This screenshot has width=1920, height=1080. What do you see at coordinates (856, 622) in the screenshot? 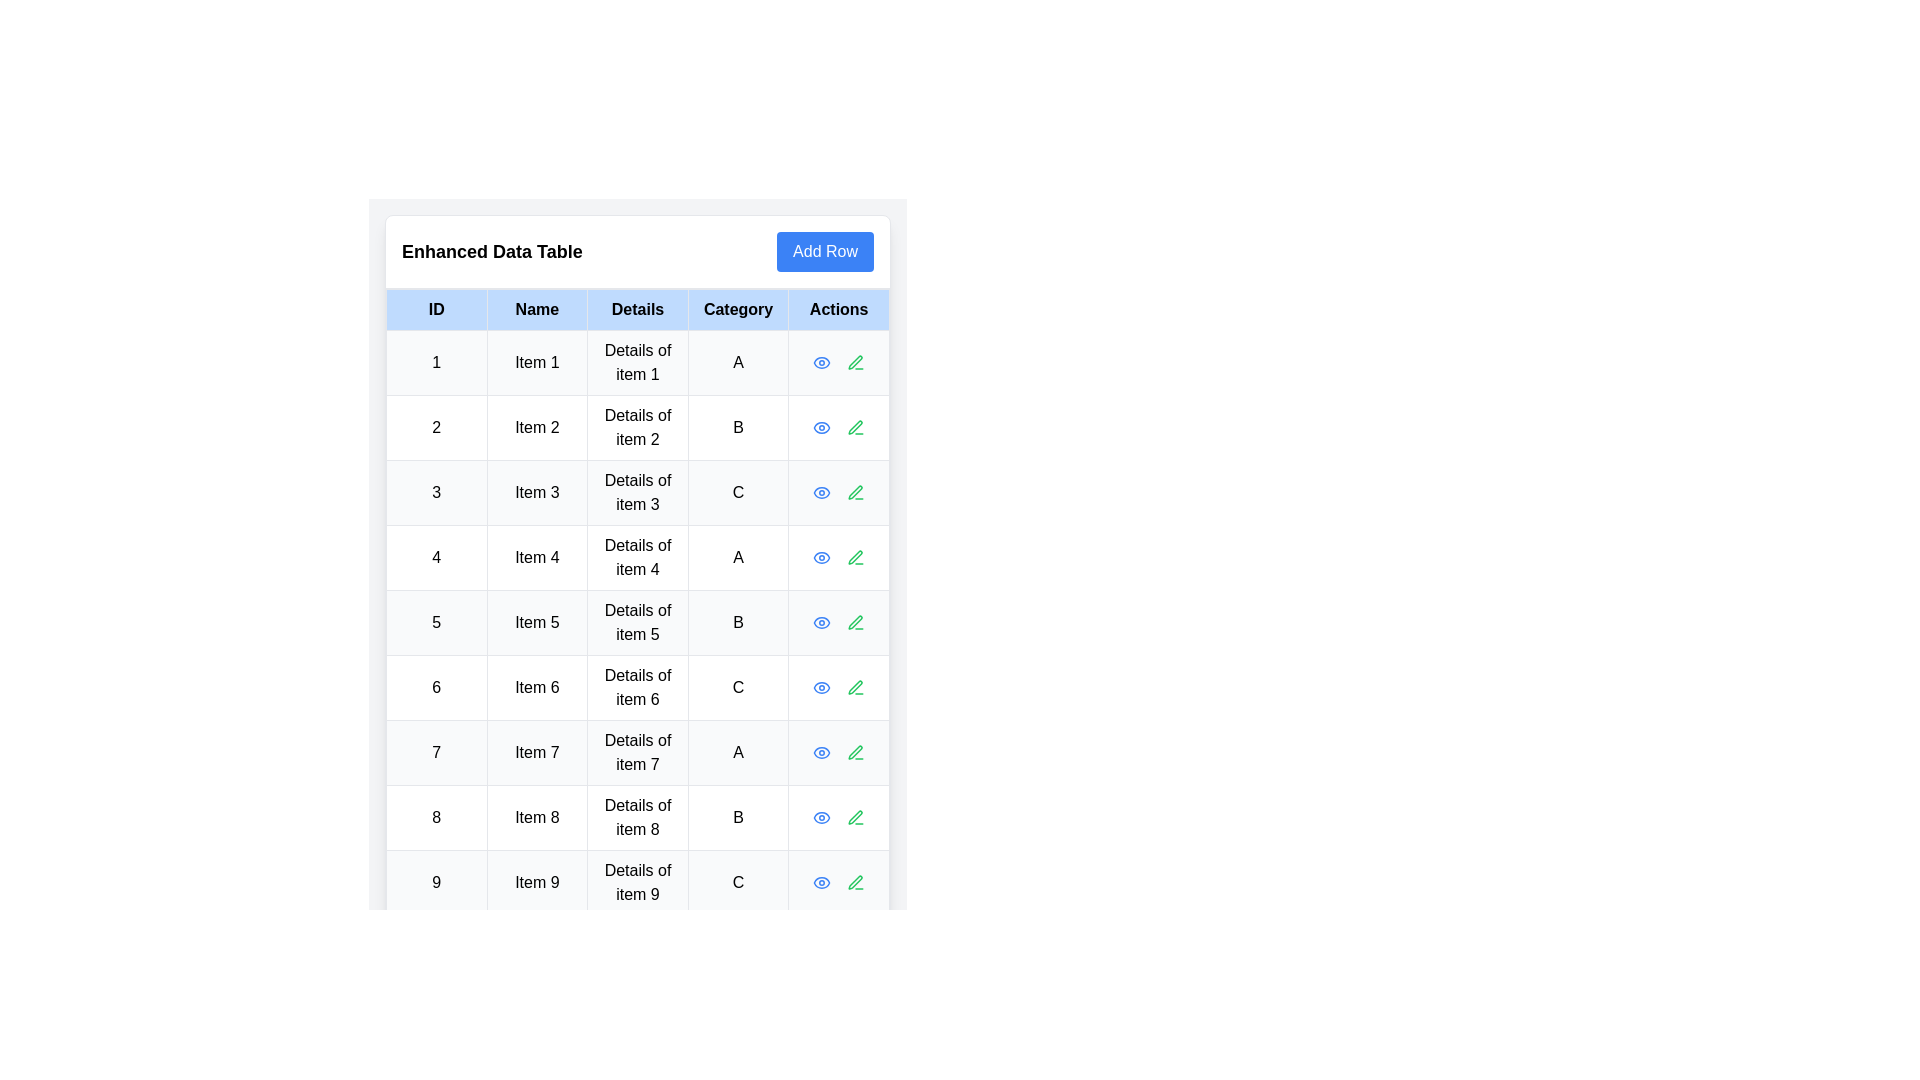
I see `the edit icon located` at bounding box center [856, 622].